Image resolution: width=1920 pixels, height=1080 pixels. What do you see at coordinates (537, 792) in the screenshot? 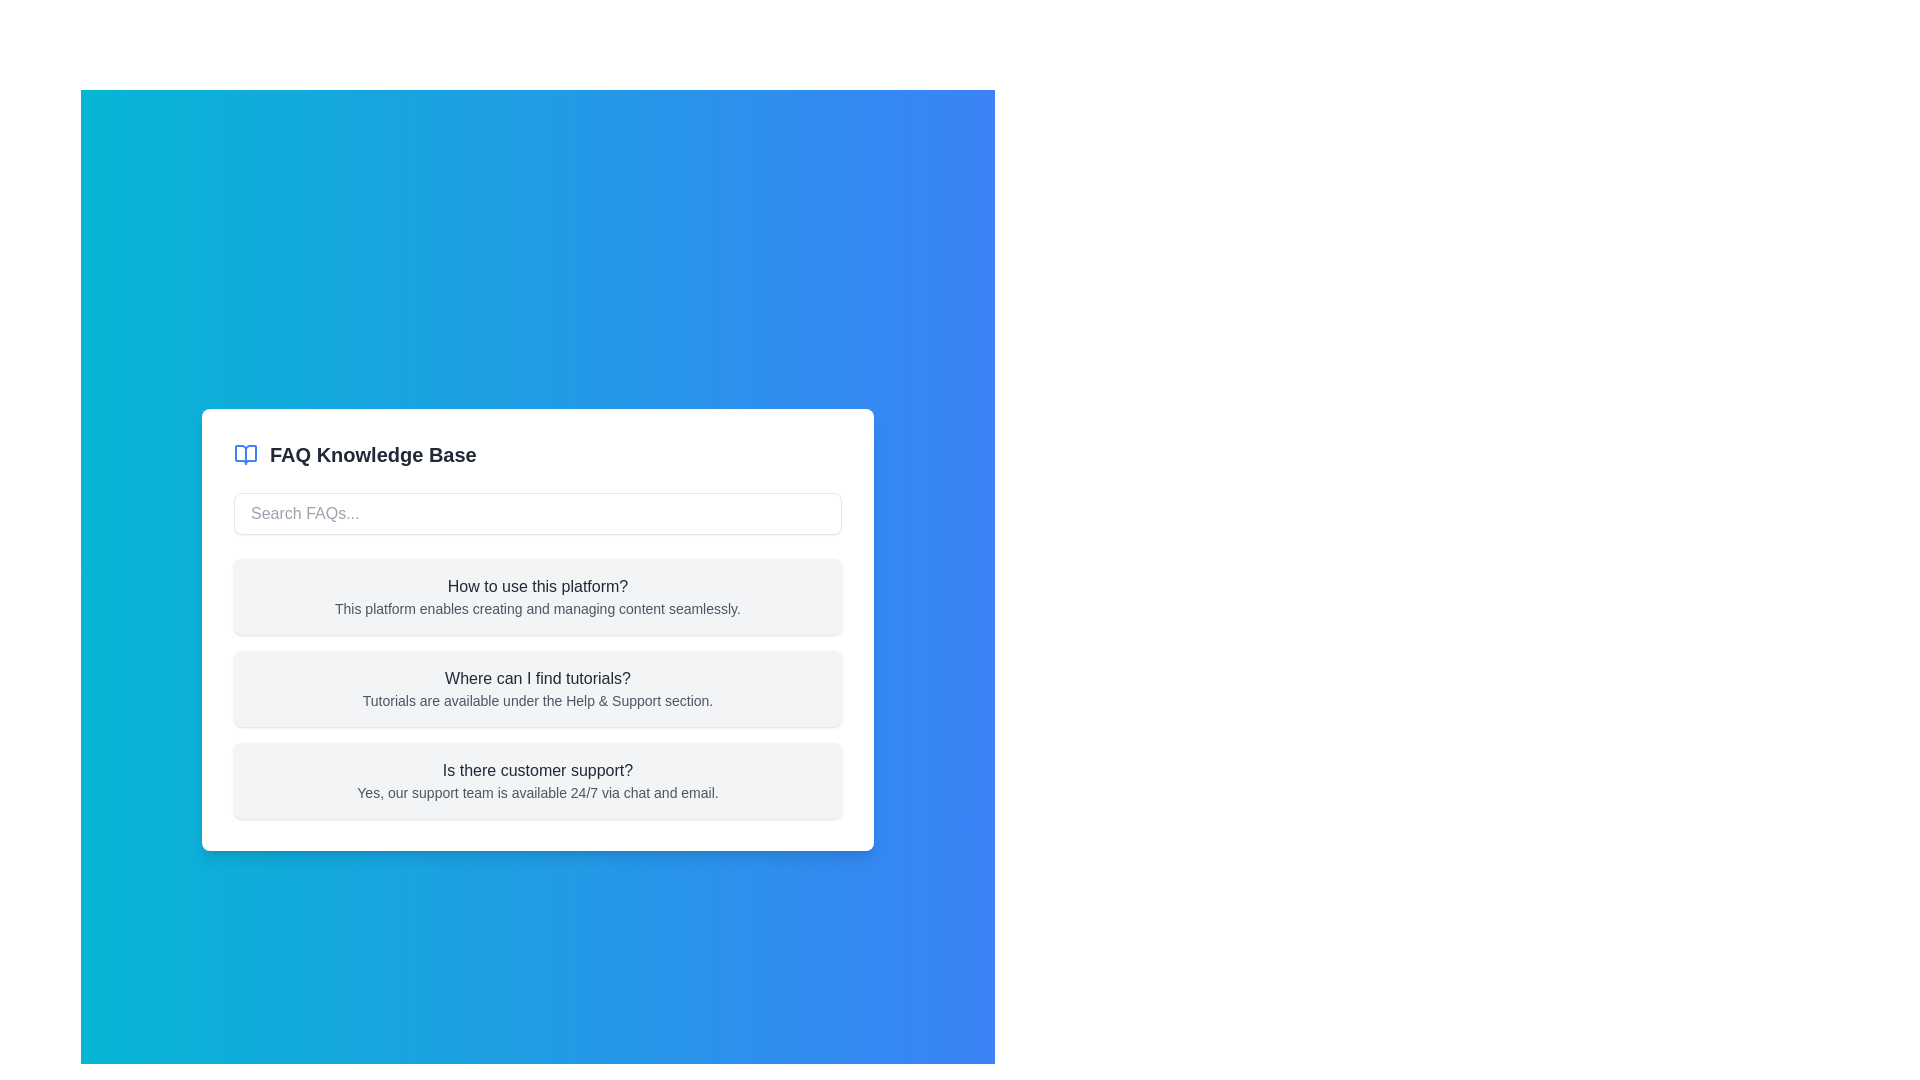
I see `the descriptive text providing information about customer support availability, located below the question 'Is there customer support?' in the FAQ card` at bounding box center [537, 792].